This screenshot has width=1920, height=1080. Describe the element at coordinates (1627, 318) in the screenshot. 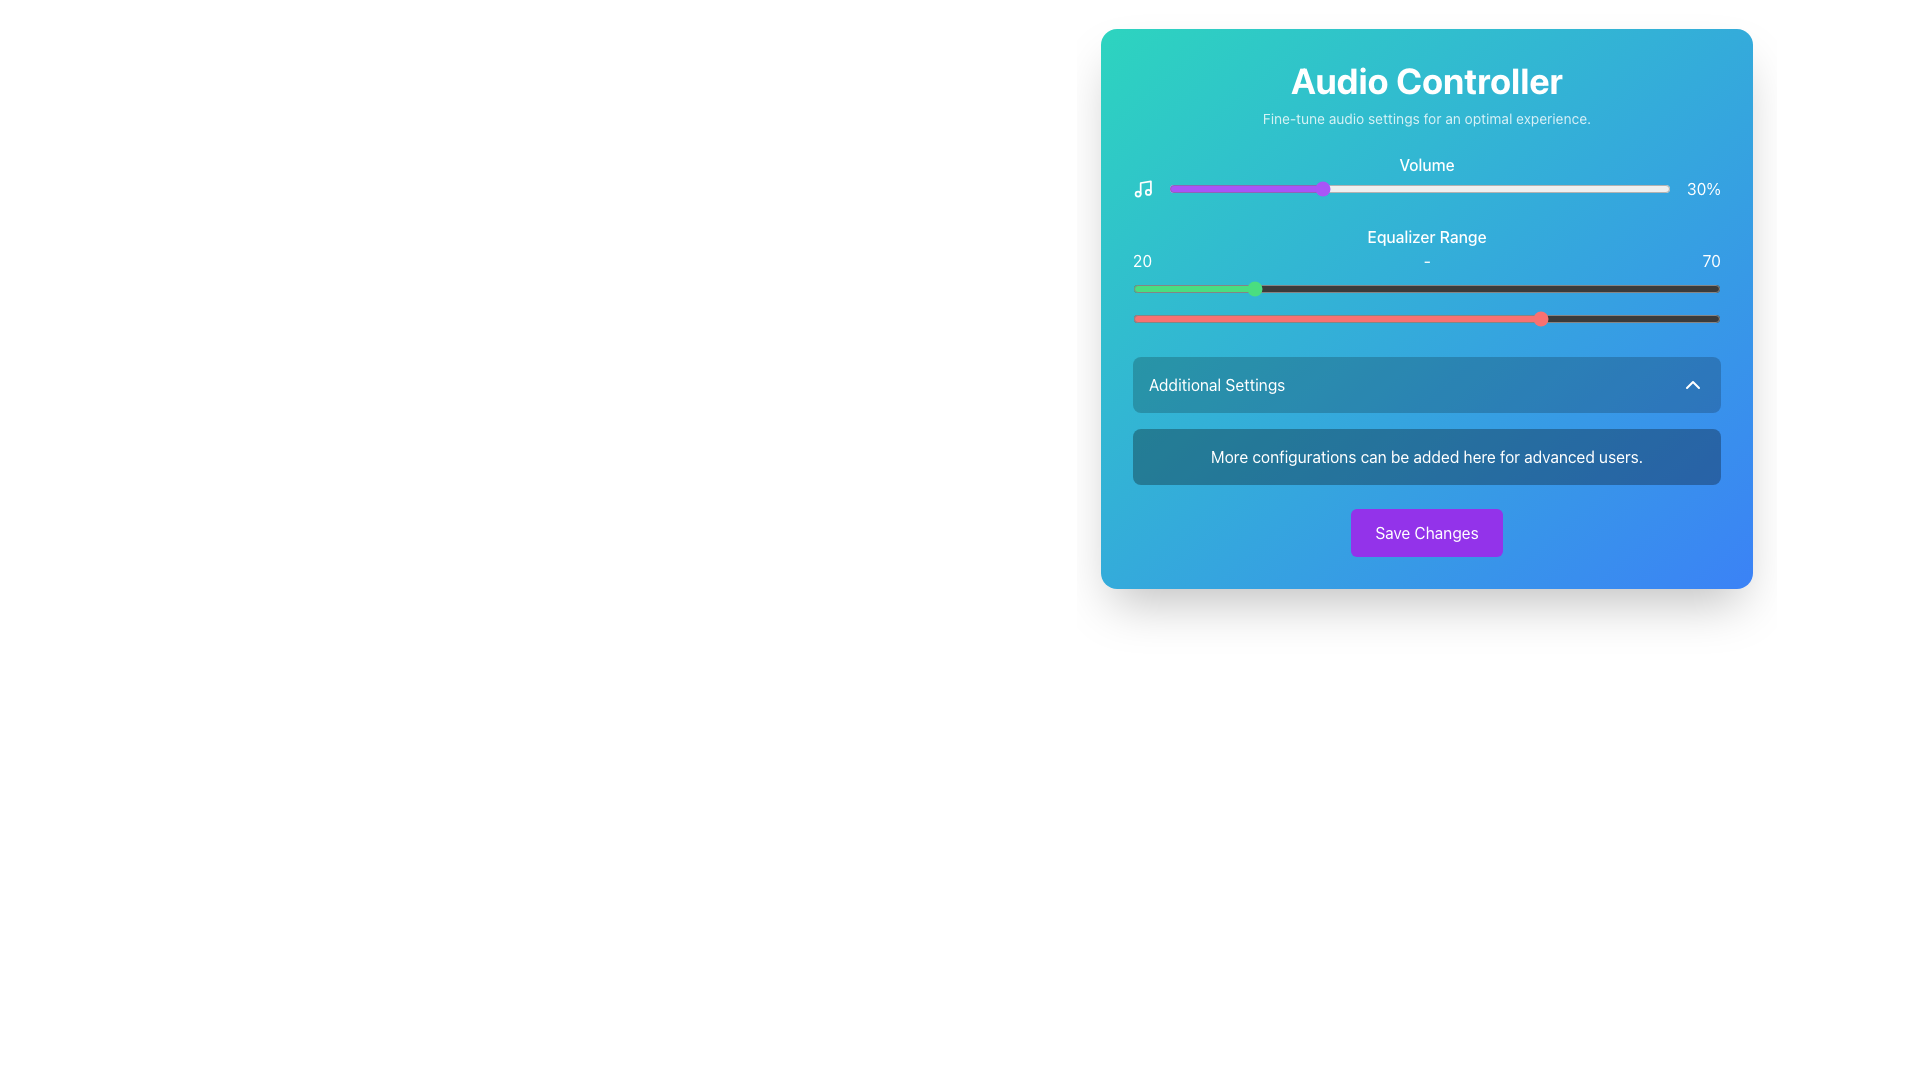

I see `the equalizer range` at that location.